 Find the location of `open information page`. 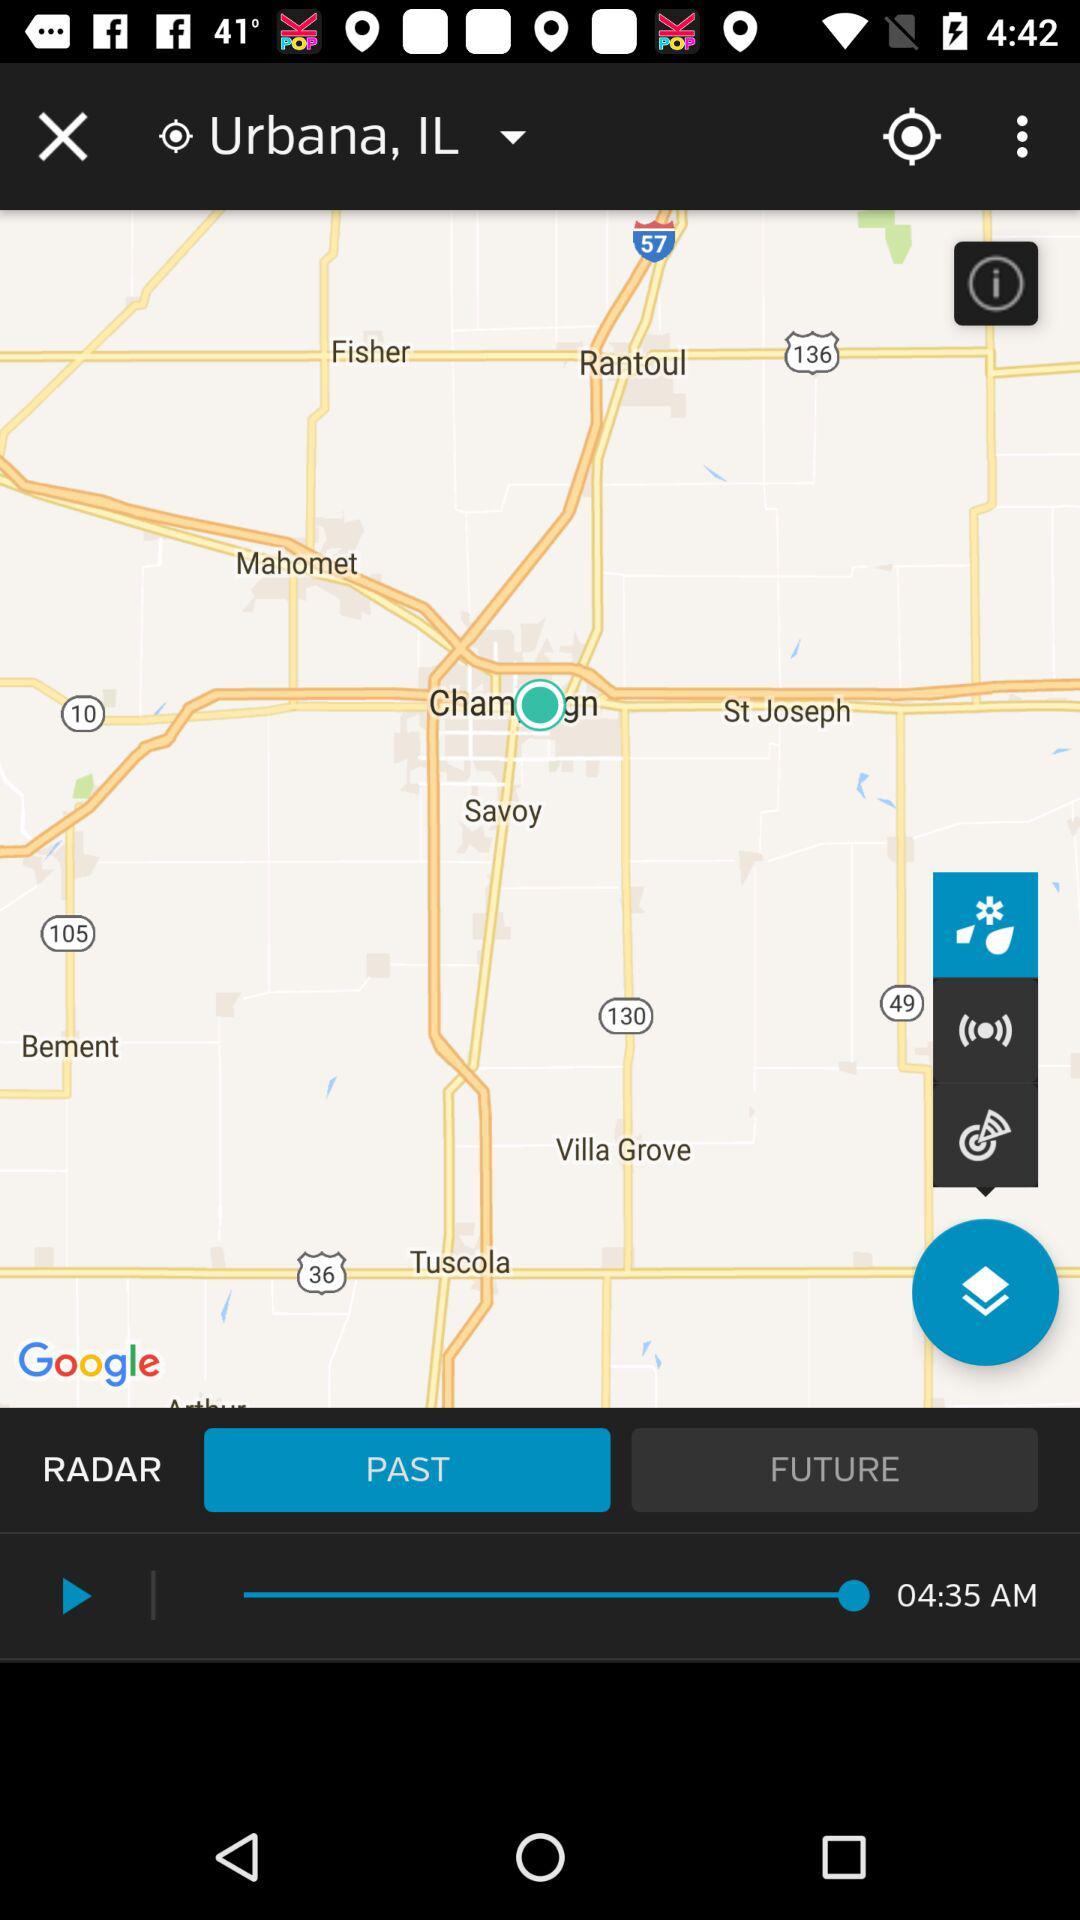

open information page is located at coordinates (995, 282).